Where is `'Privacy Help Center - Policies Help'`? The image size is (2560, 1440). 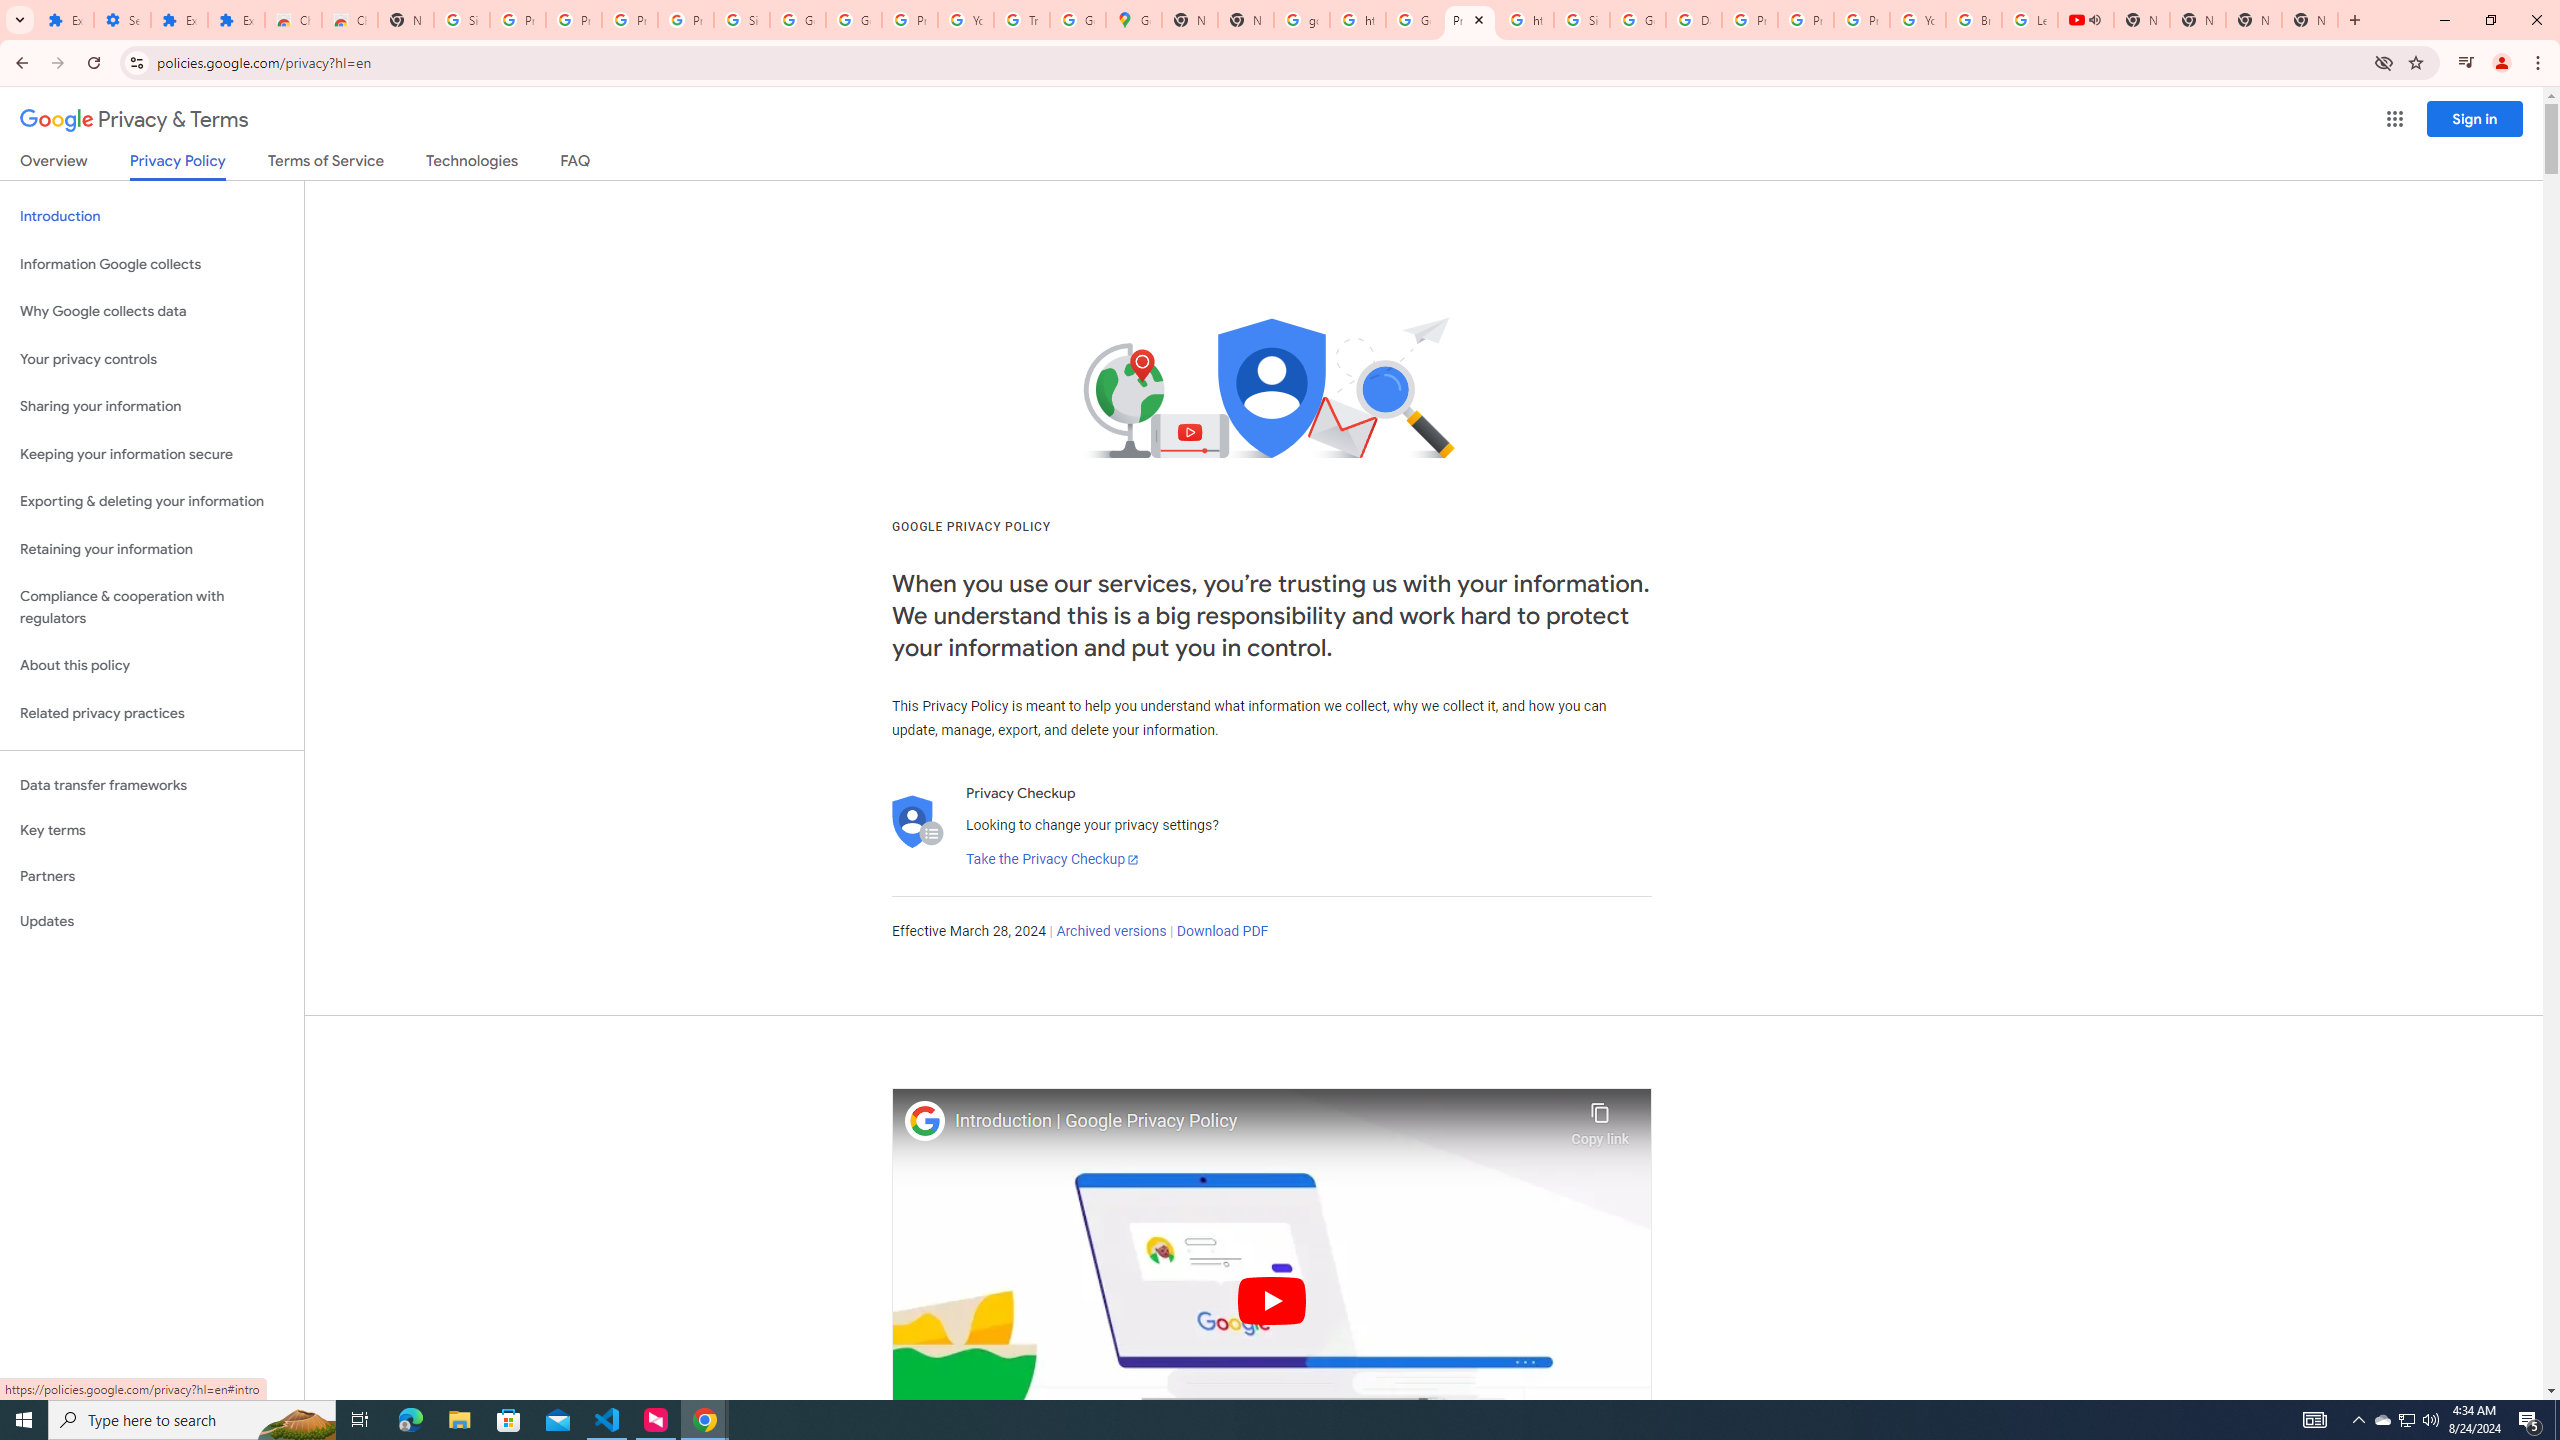 'Privacy Help Center - Policies Help' is located at coordinates (1805, 19).